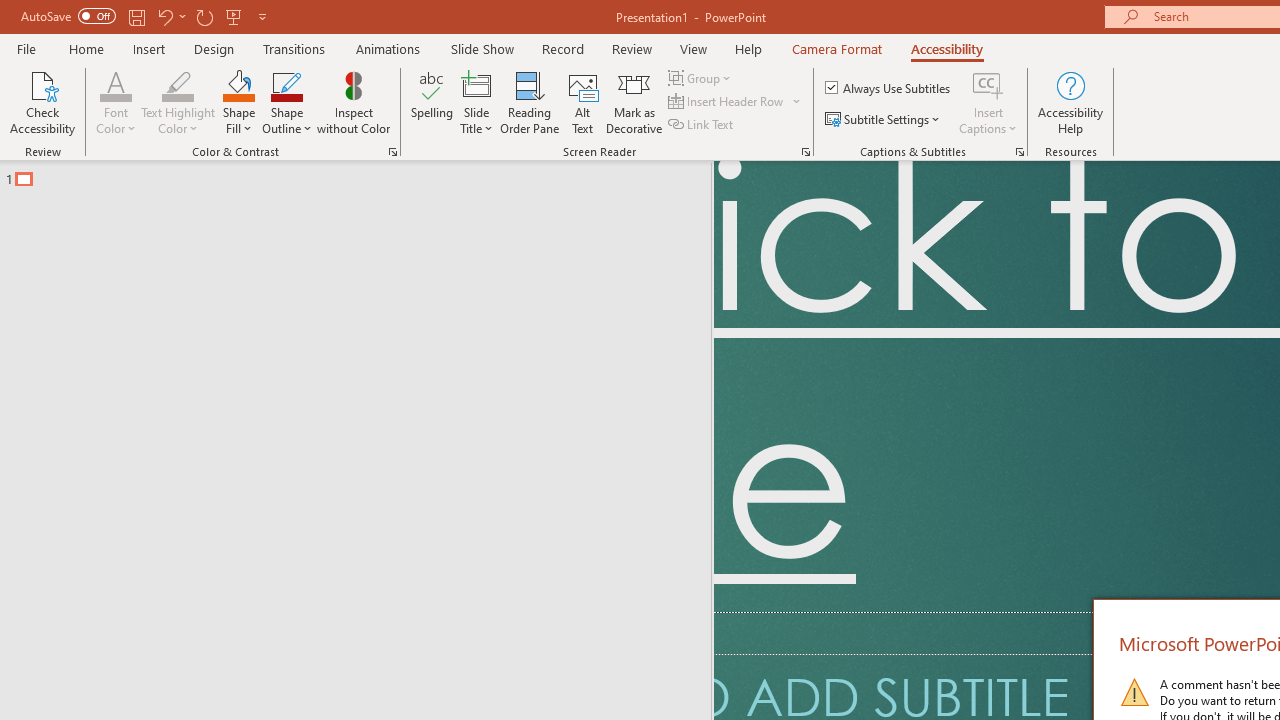 The width and height of the screenshot is (1280, 720). I want to click on 'Insert Header Row', so click(726, 101).